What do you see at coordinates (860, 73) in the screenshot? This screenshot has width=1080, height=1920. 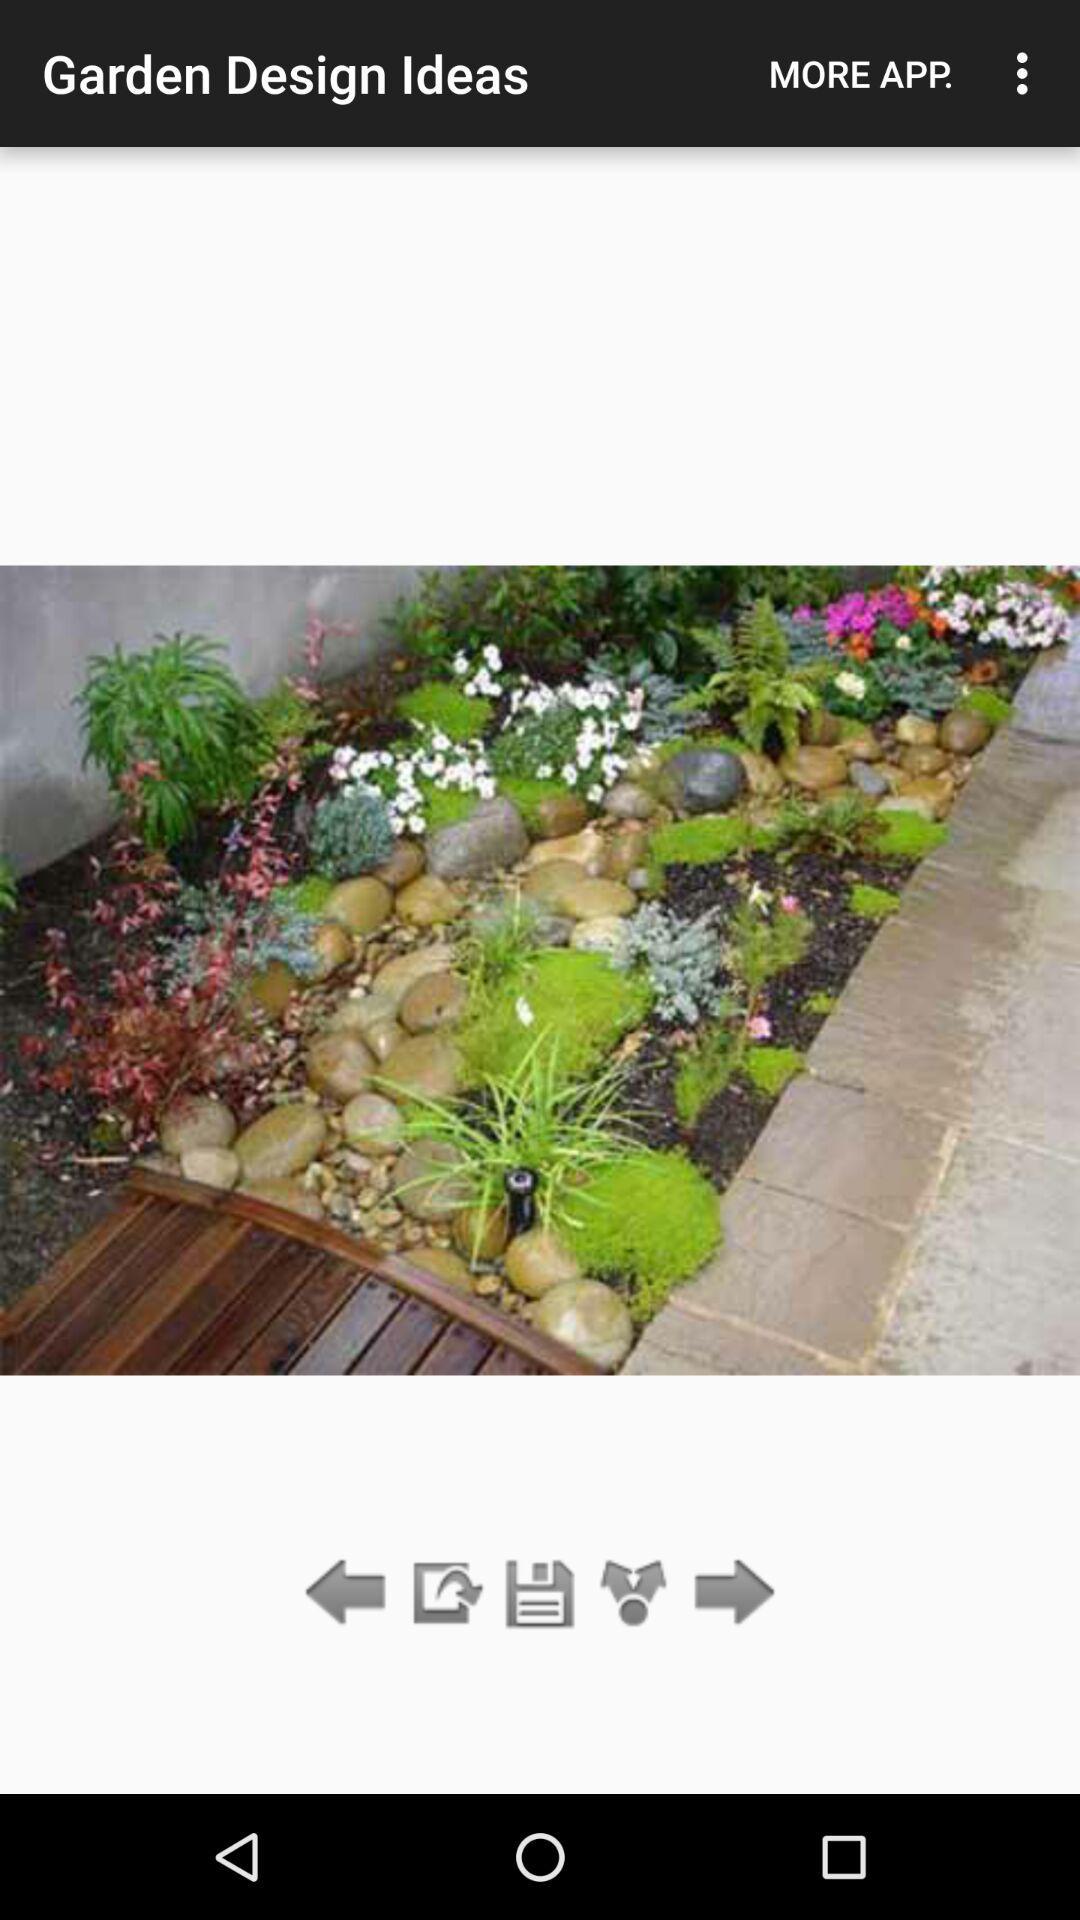 I see `more app. icon` at bounding box center [860, 73].